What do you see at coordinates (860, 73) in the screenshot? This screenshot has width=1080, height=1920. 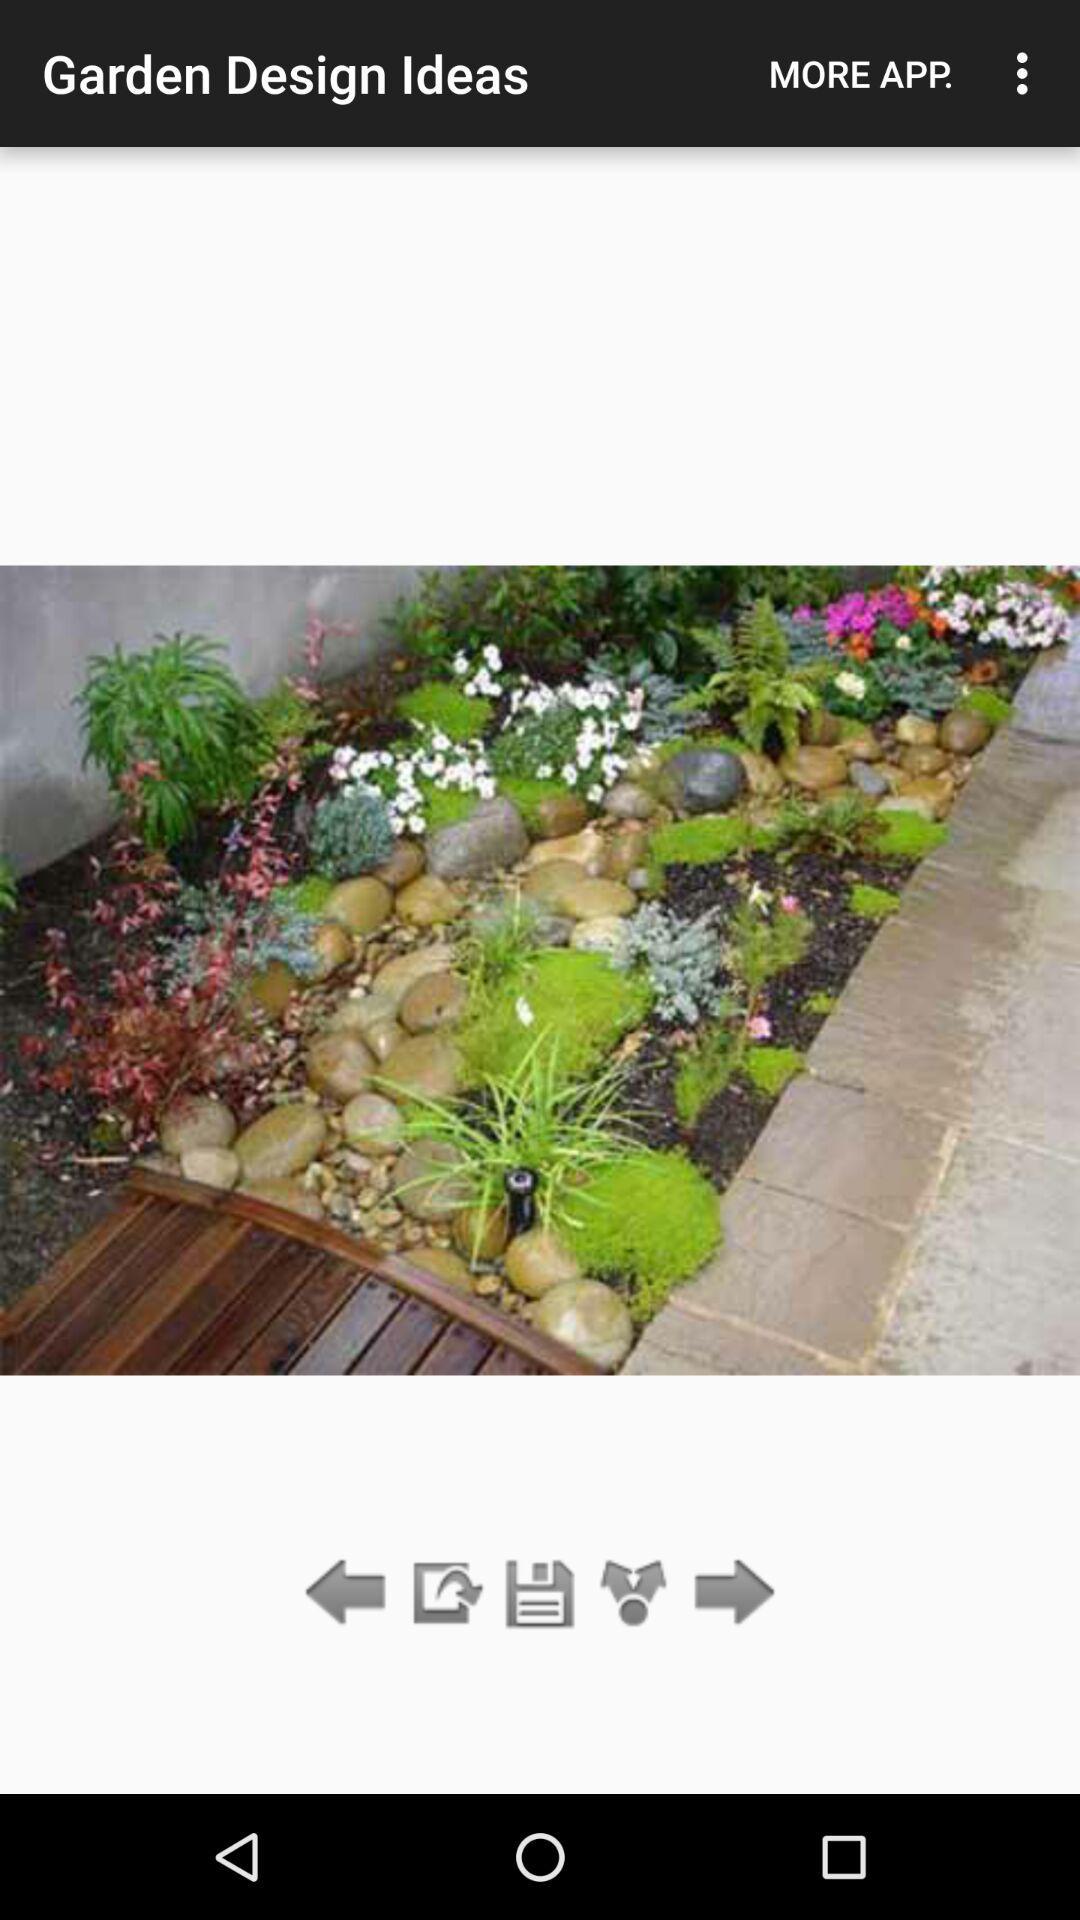 I see `more app. icon` at bounding box center [860, 73].